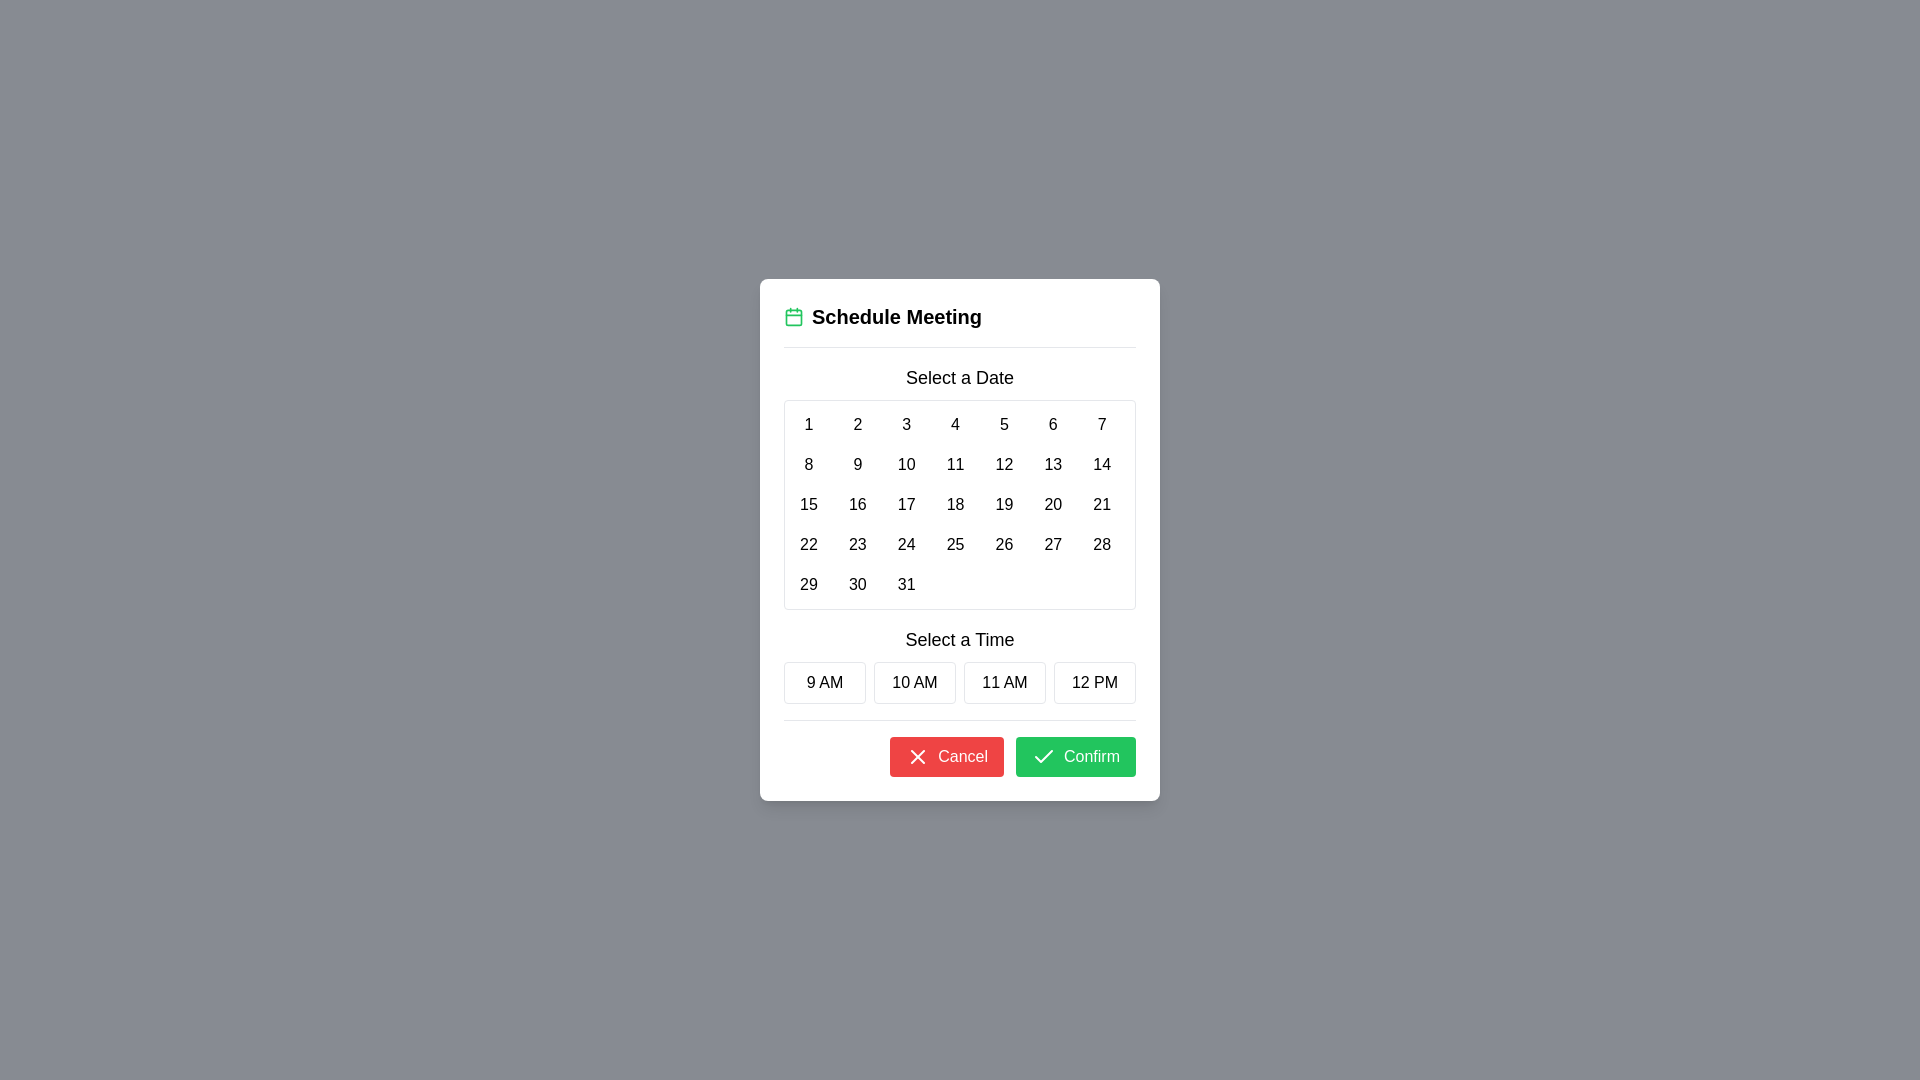  Describe the element at coordinates (946, 756) in the screenshot. I see `the cancel button in the modal dialog` at that location.